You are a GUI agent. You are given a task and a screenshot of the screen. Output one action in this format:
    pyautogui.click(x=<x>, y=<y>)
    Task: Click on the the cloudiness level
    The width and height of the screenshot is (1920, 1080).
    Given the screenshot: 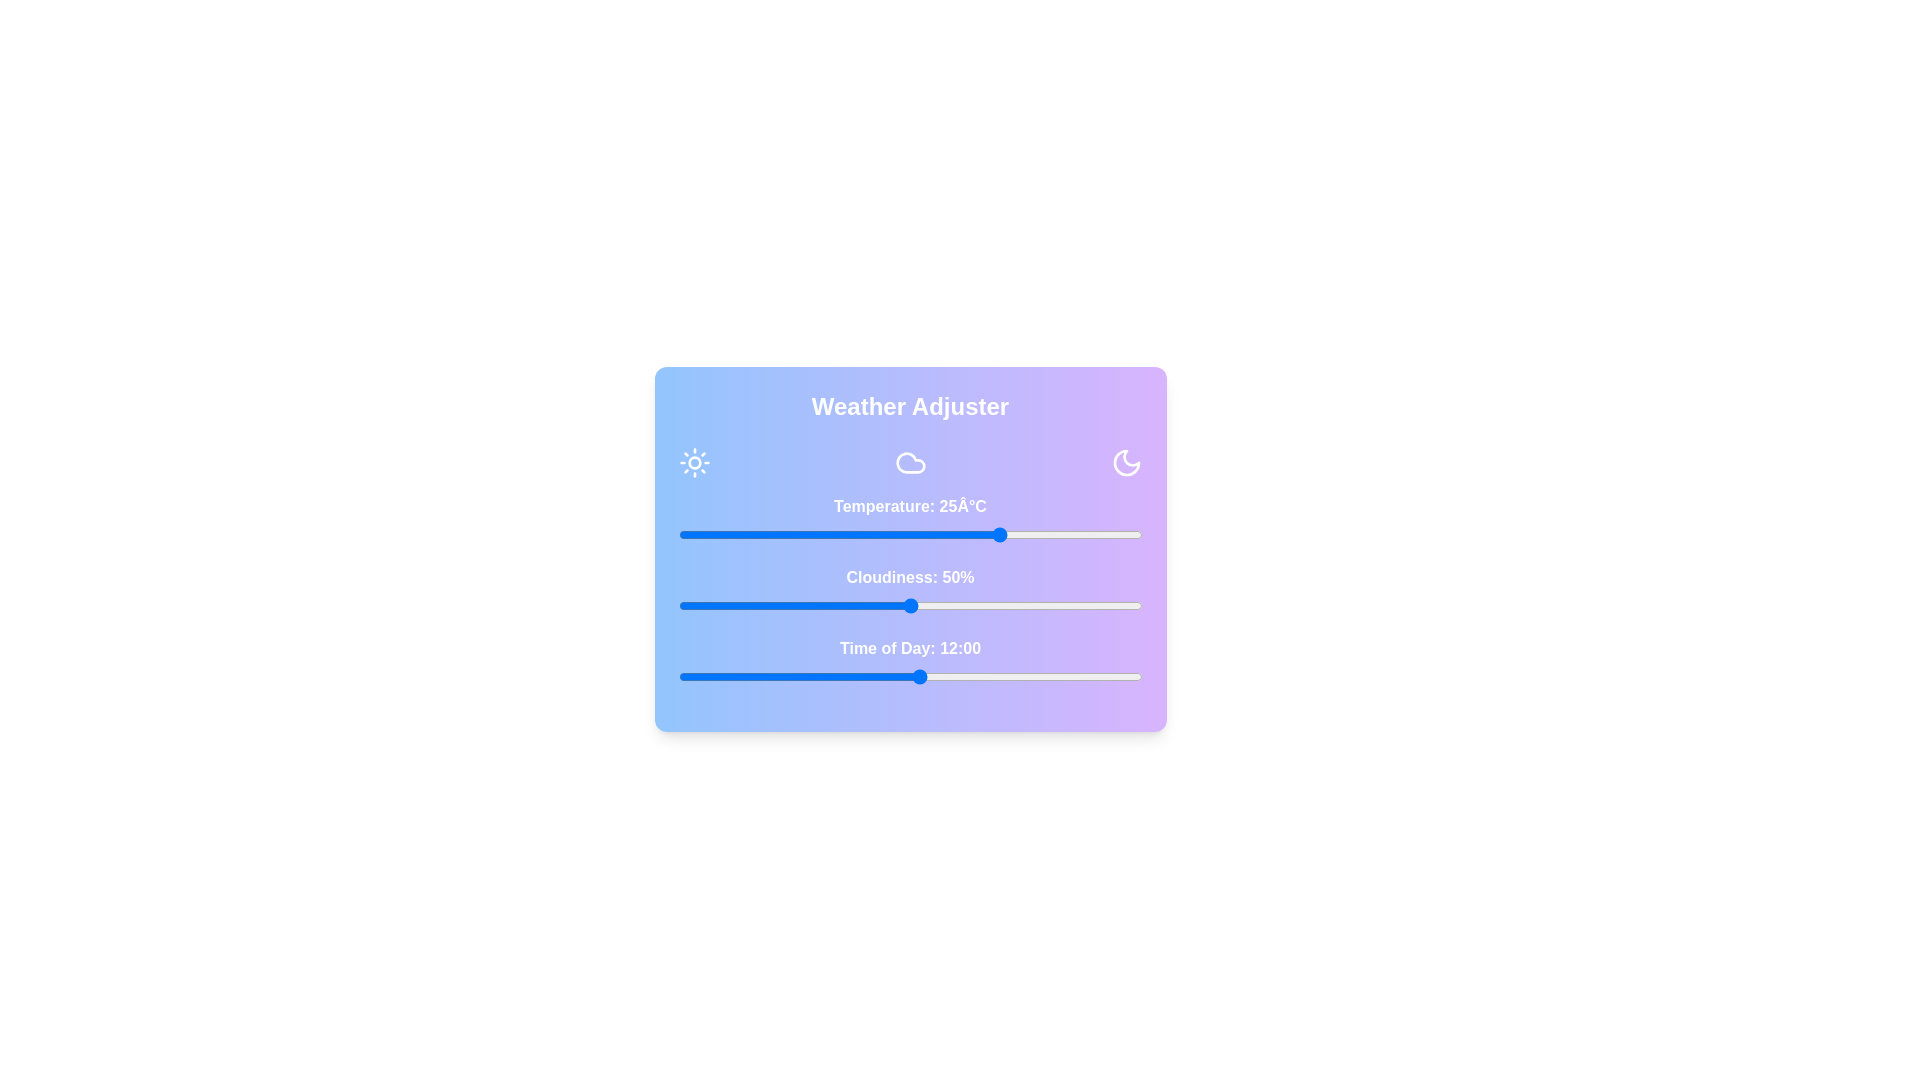 What is the action you would take?
    pyautogui.click(x=678, y=604)
    